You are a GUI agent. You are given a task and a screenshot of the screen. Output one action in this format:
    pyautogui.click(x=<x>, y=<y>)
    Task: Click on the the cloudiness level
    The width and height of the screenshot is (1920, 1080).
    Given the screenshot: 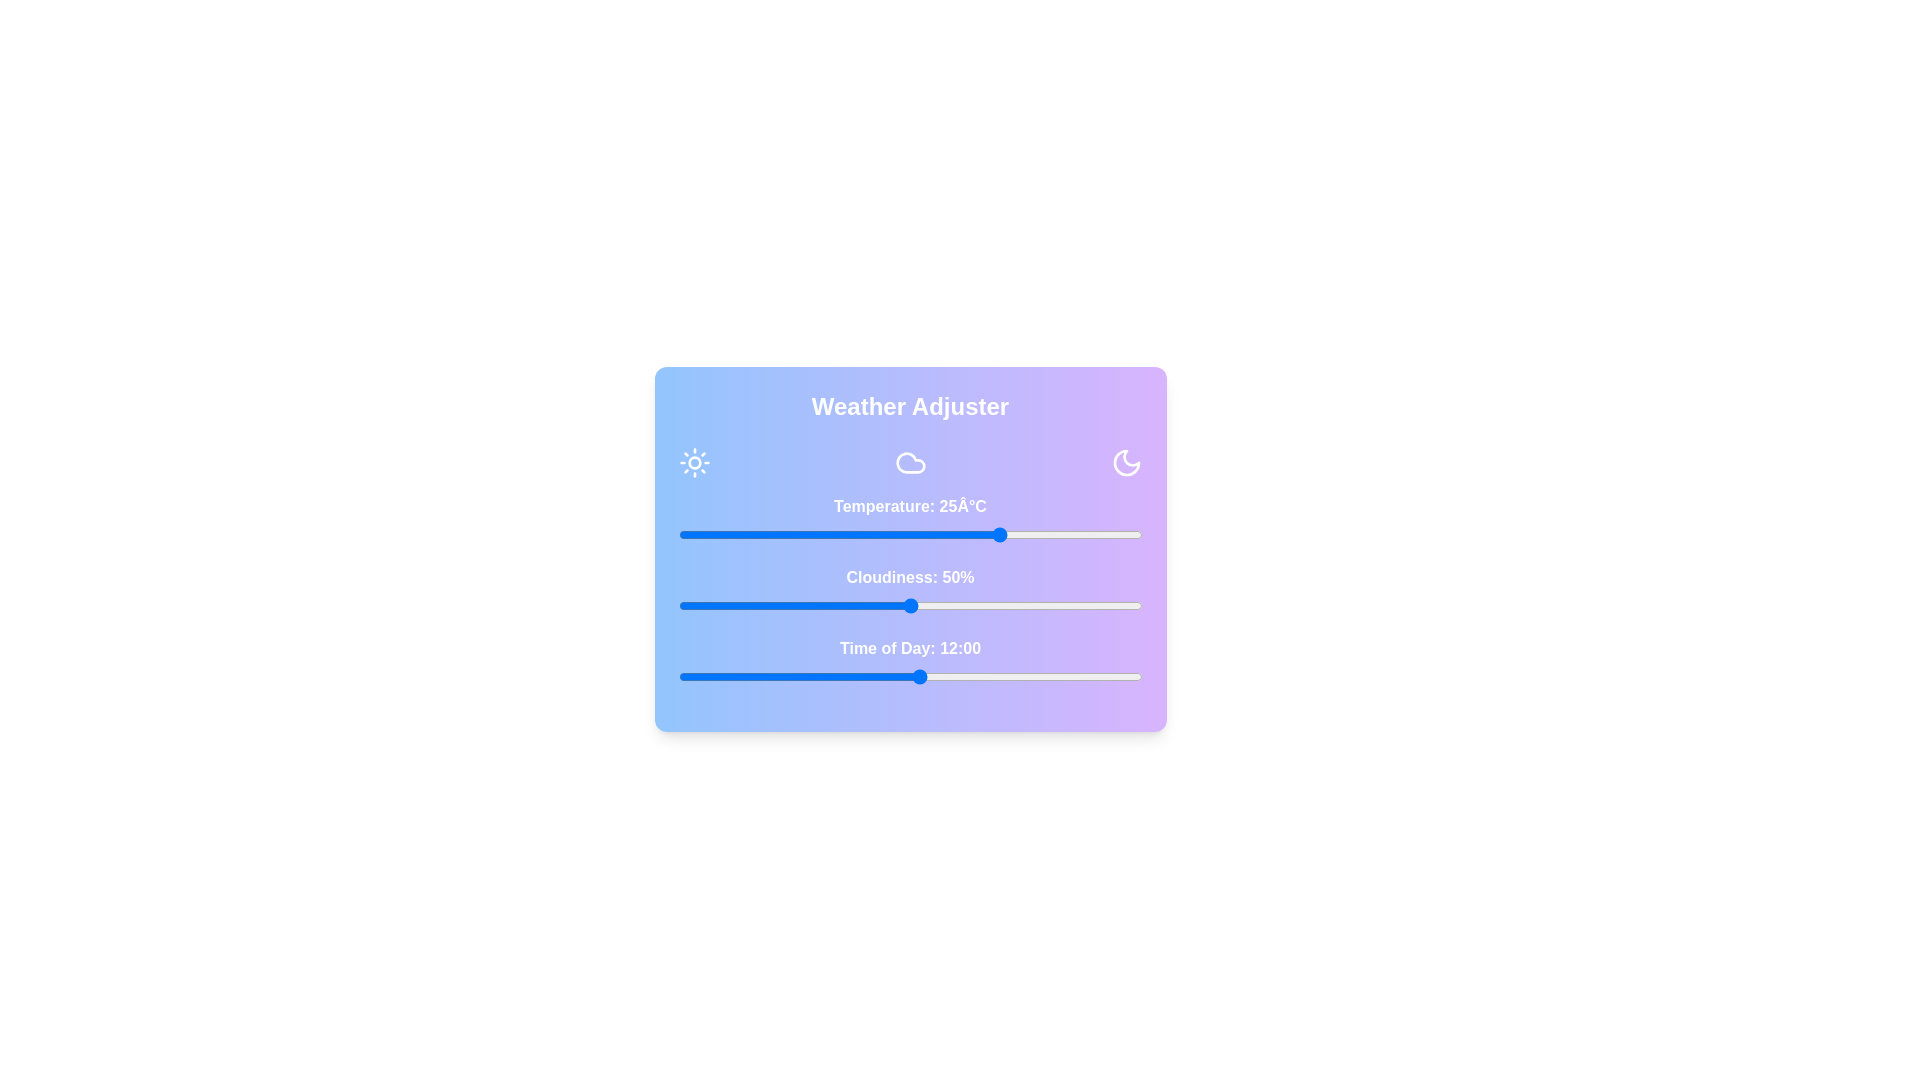 What is the action you would take?
    pyautogui.click(x=678, y=604)
    